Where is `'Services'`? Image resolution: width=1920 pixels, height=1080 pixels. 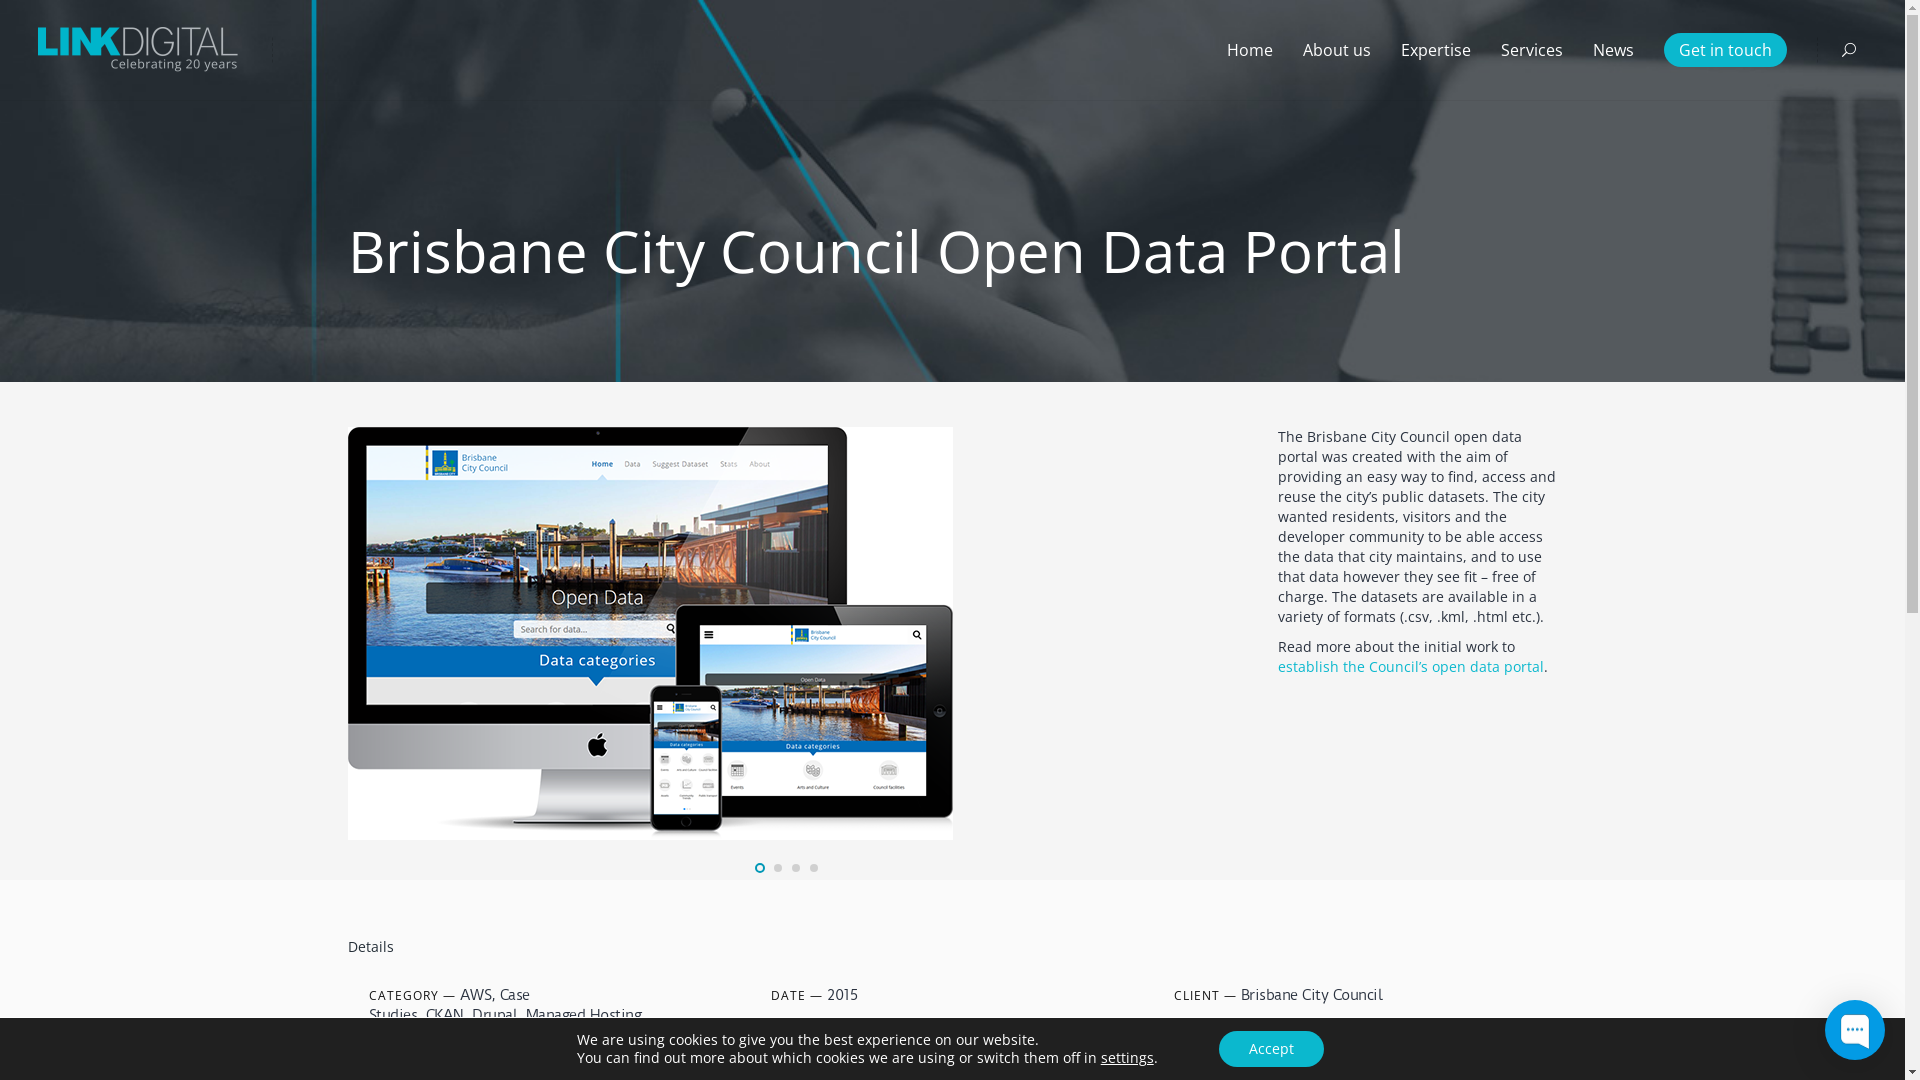 'Services' is located at coordinates (1486, 49).